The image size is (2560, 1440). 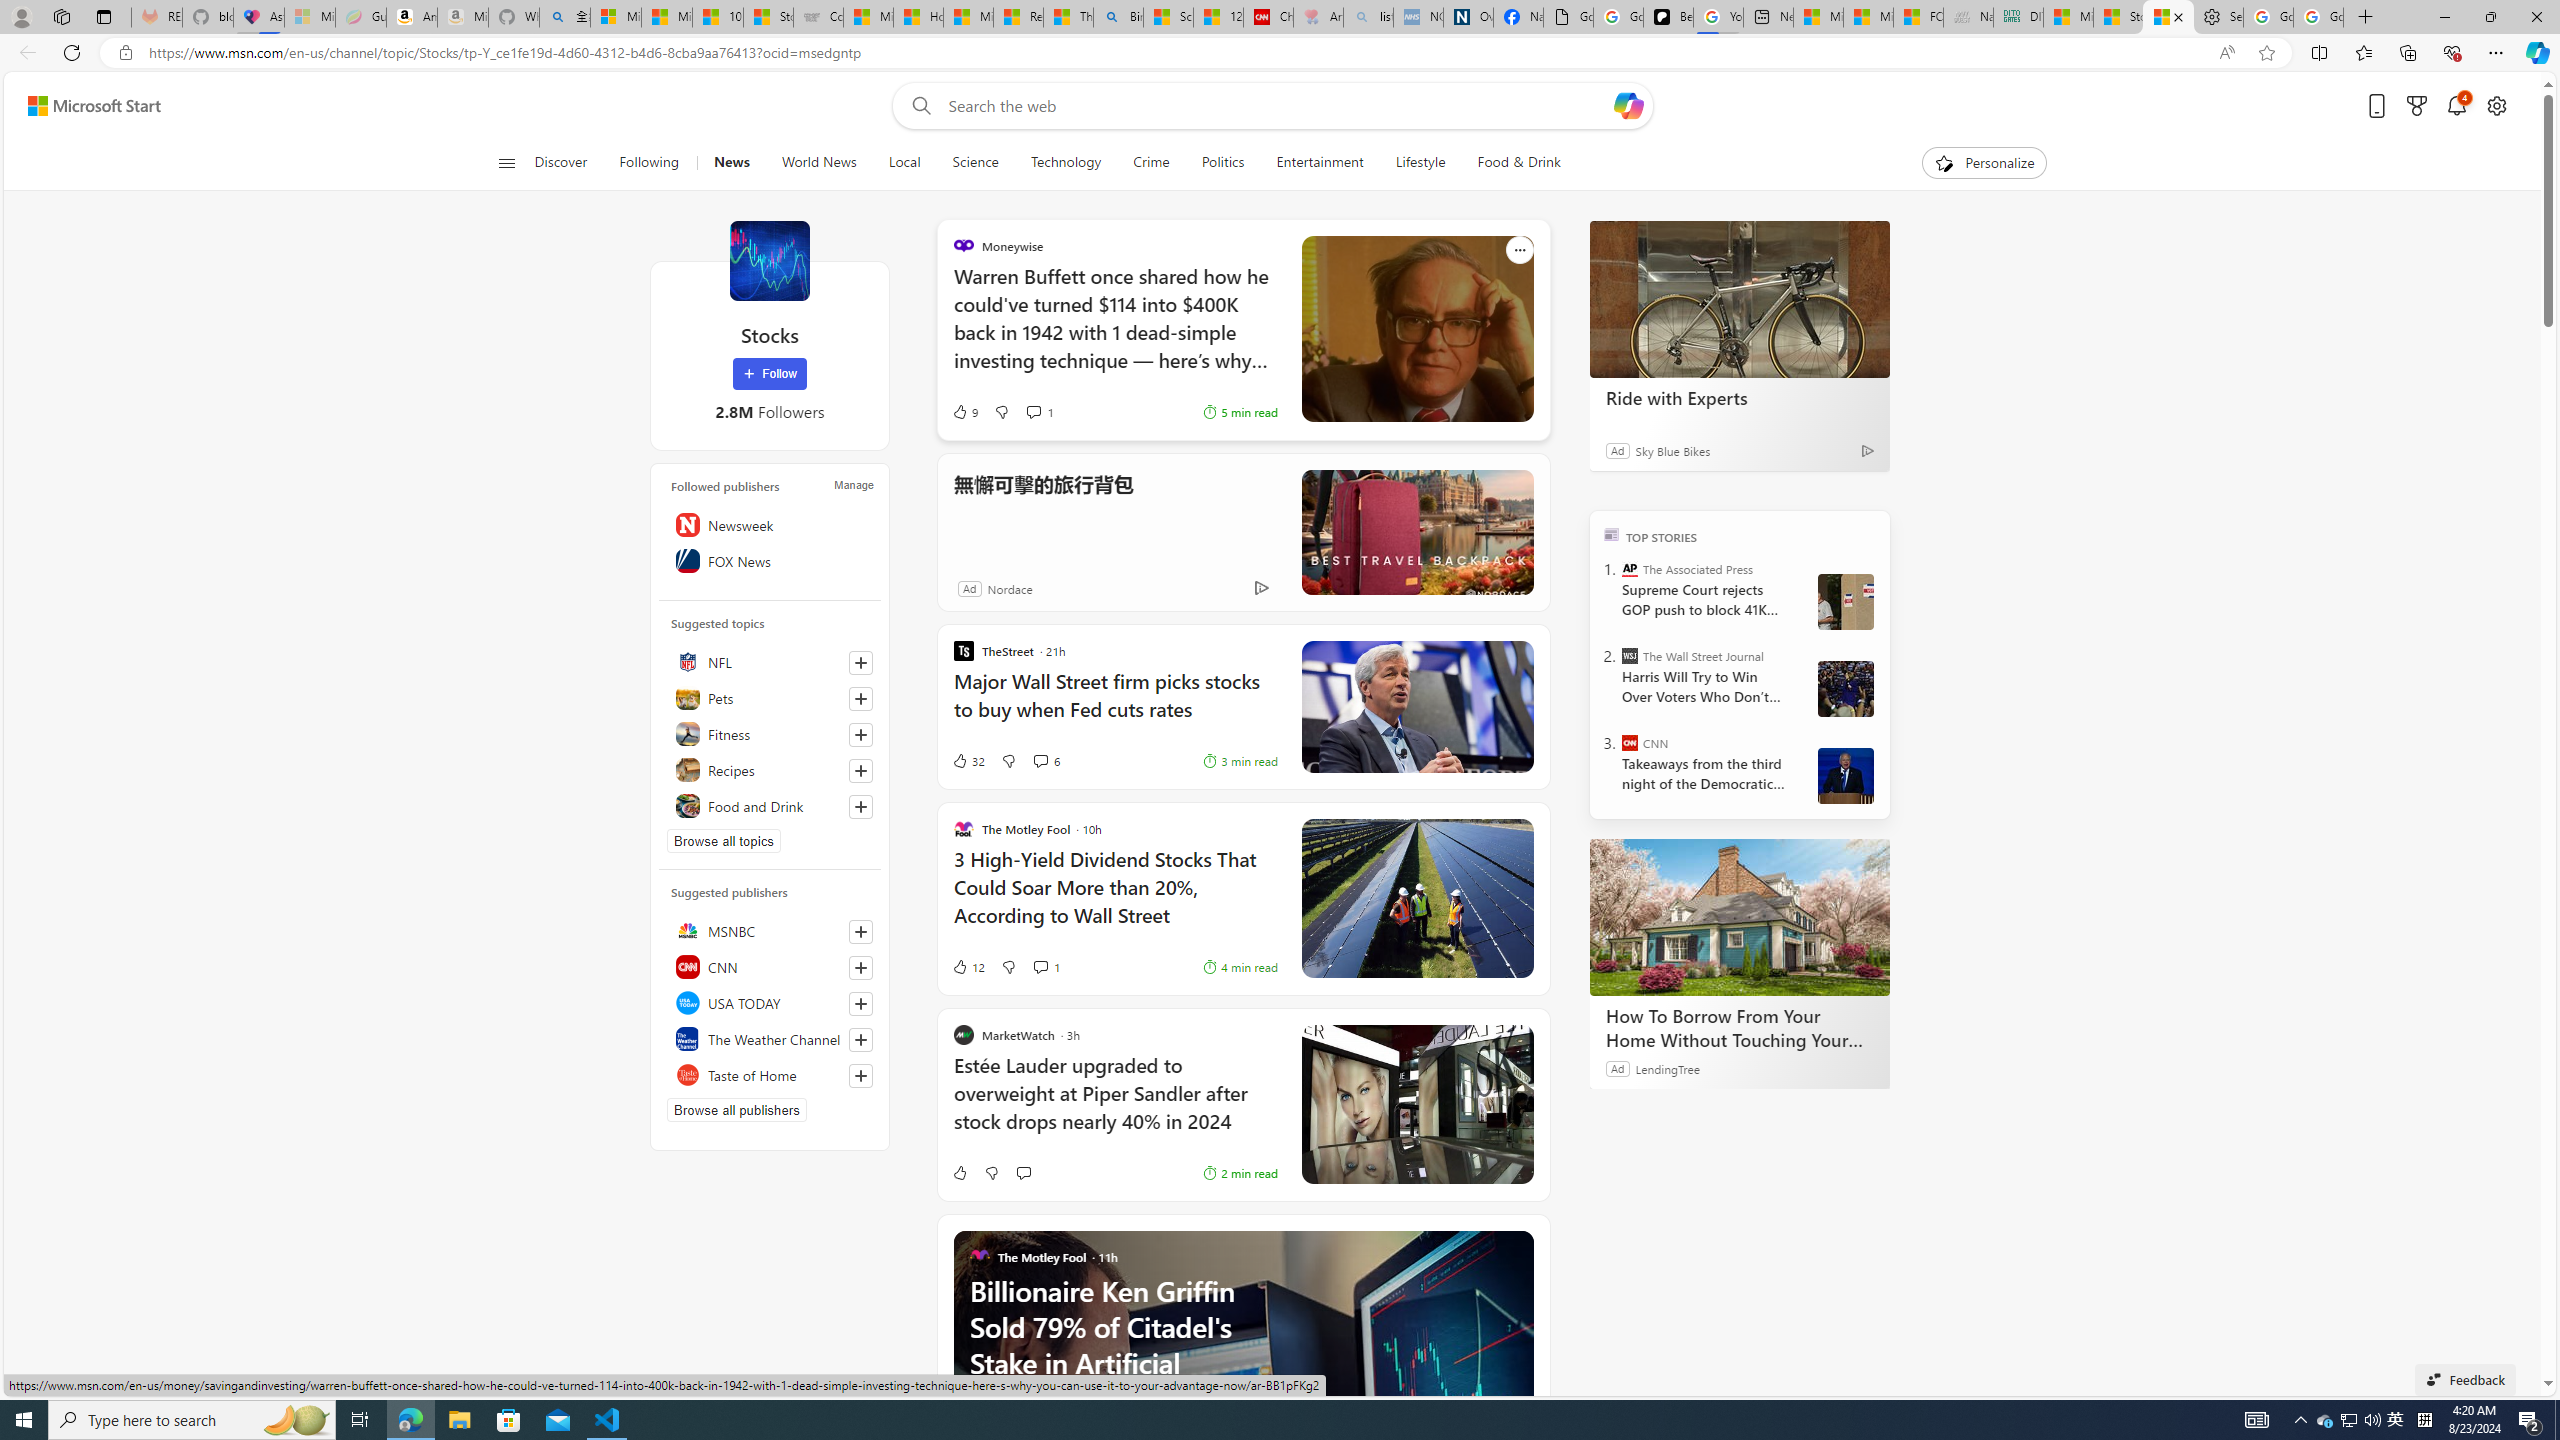 I want to click on 'View comments 6 Comment', so click(x=1044, y=761).